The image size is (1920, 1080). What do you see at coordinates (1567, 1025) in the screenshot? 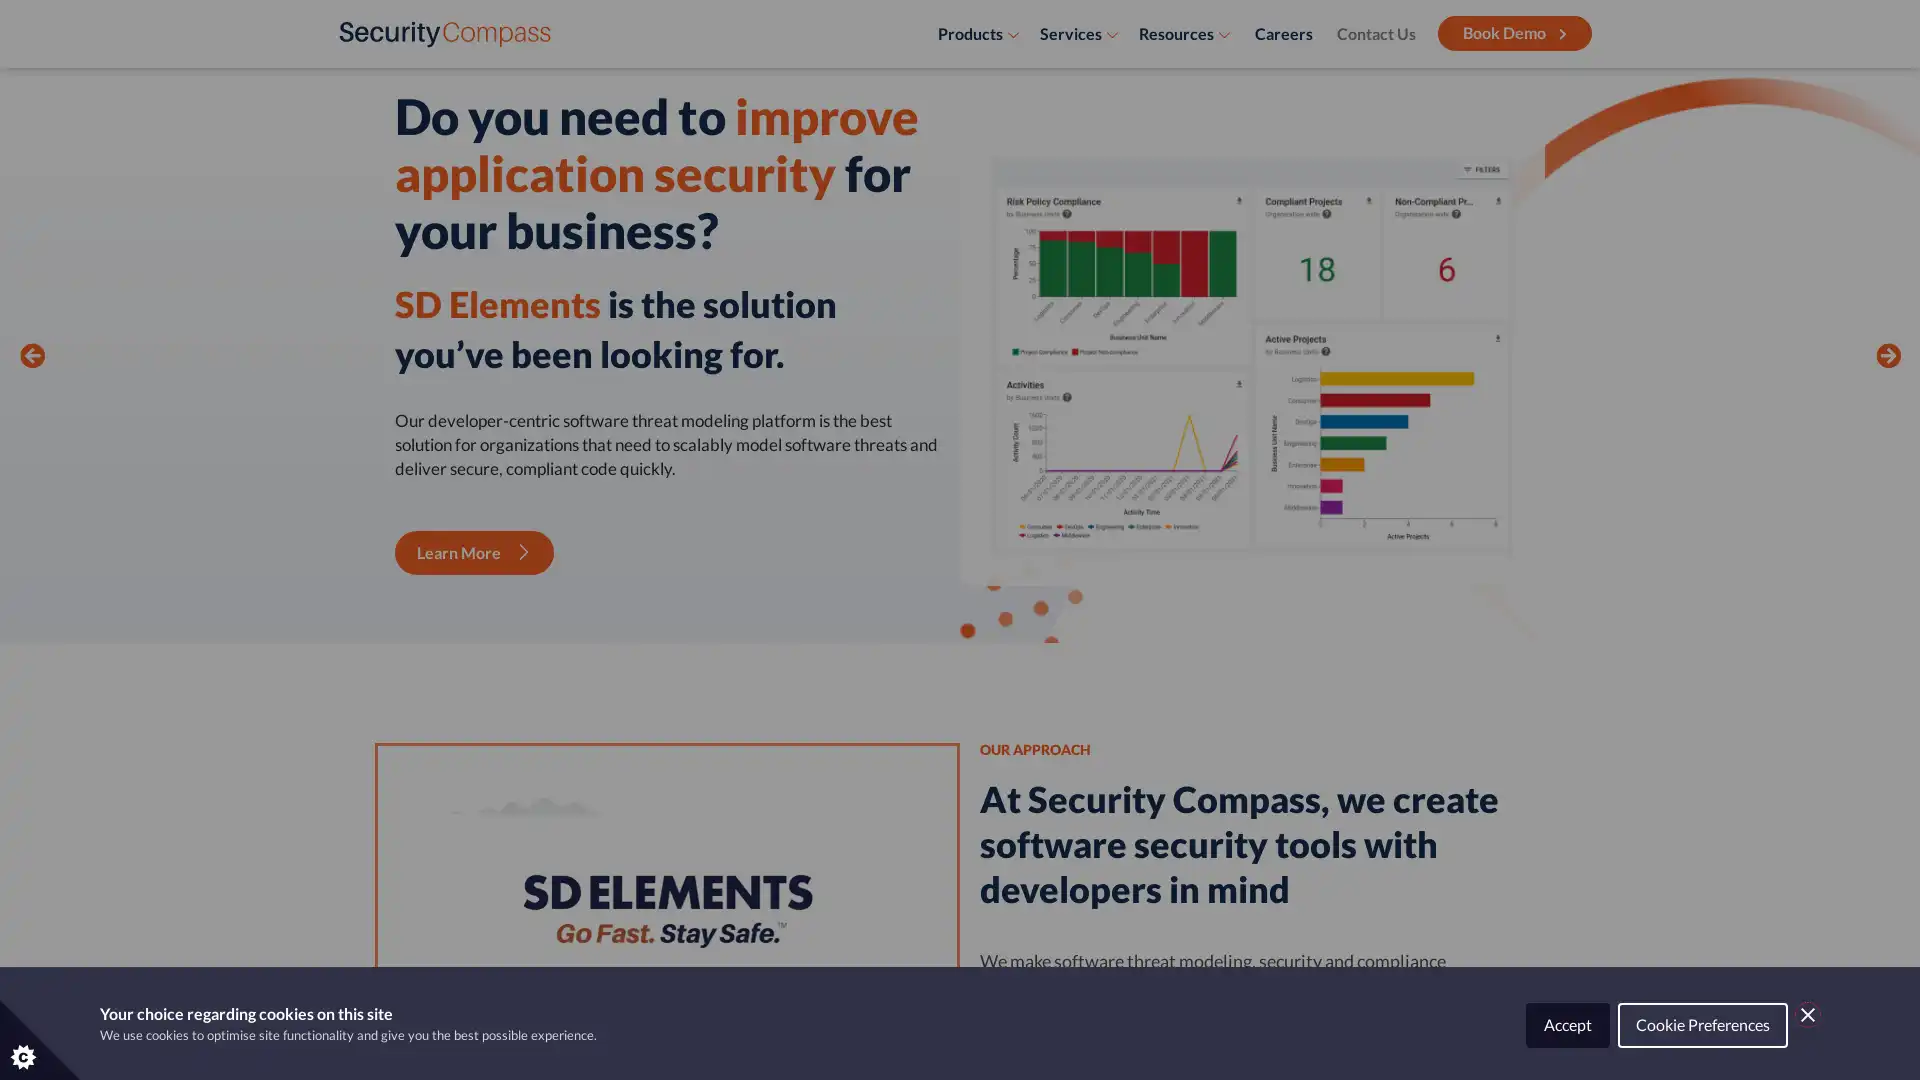
I see `Accept` at bounding box center [1567, 1025].